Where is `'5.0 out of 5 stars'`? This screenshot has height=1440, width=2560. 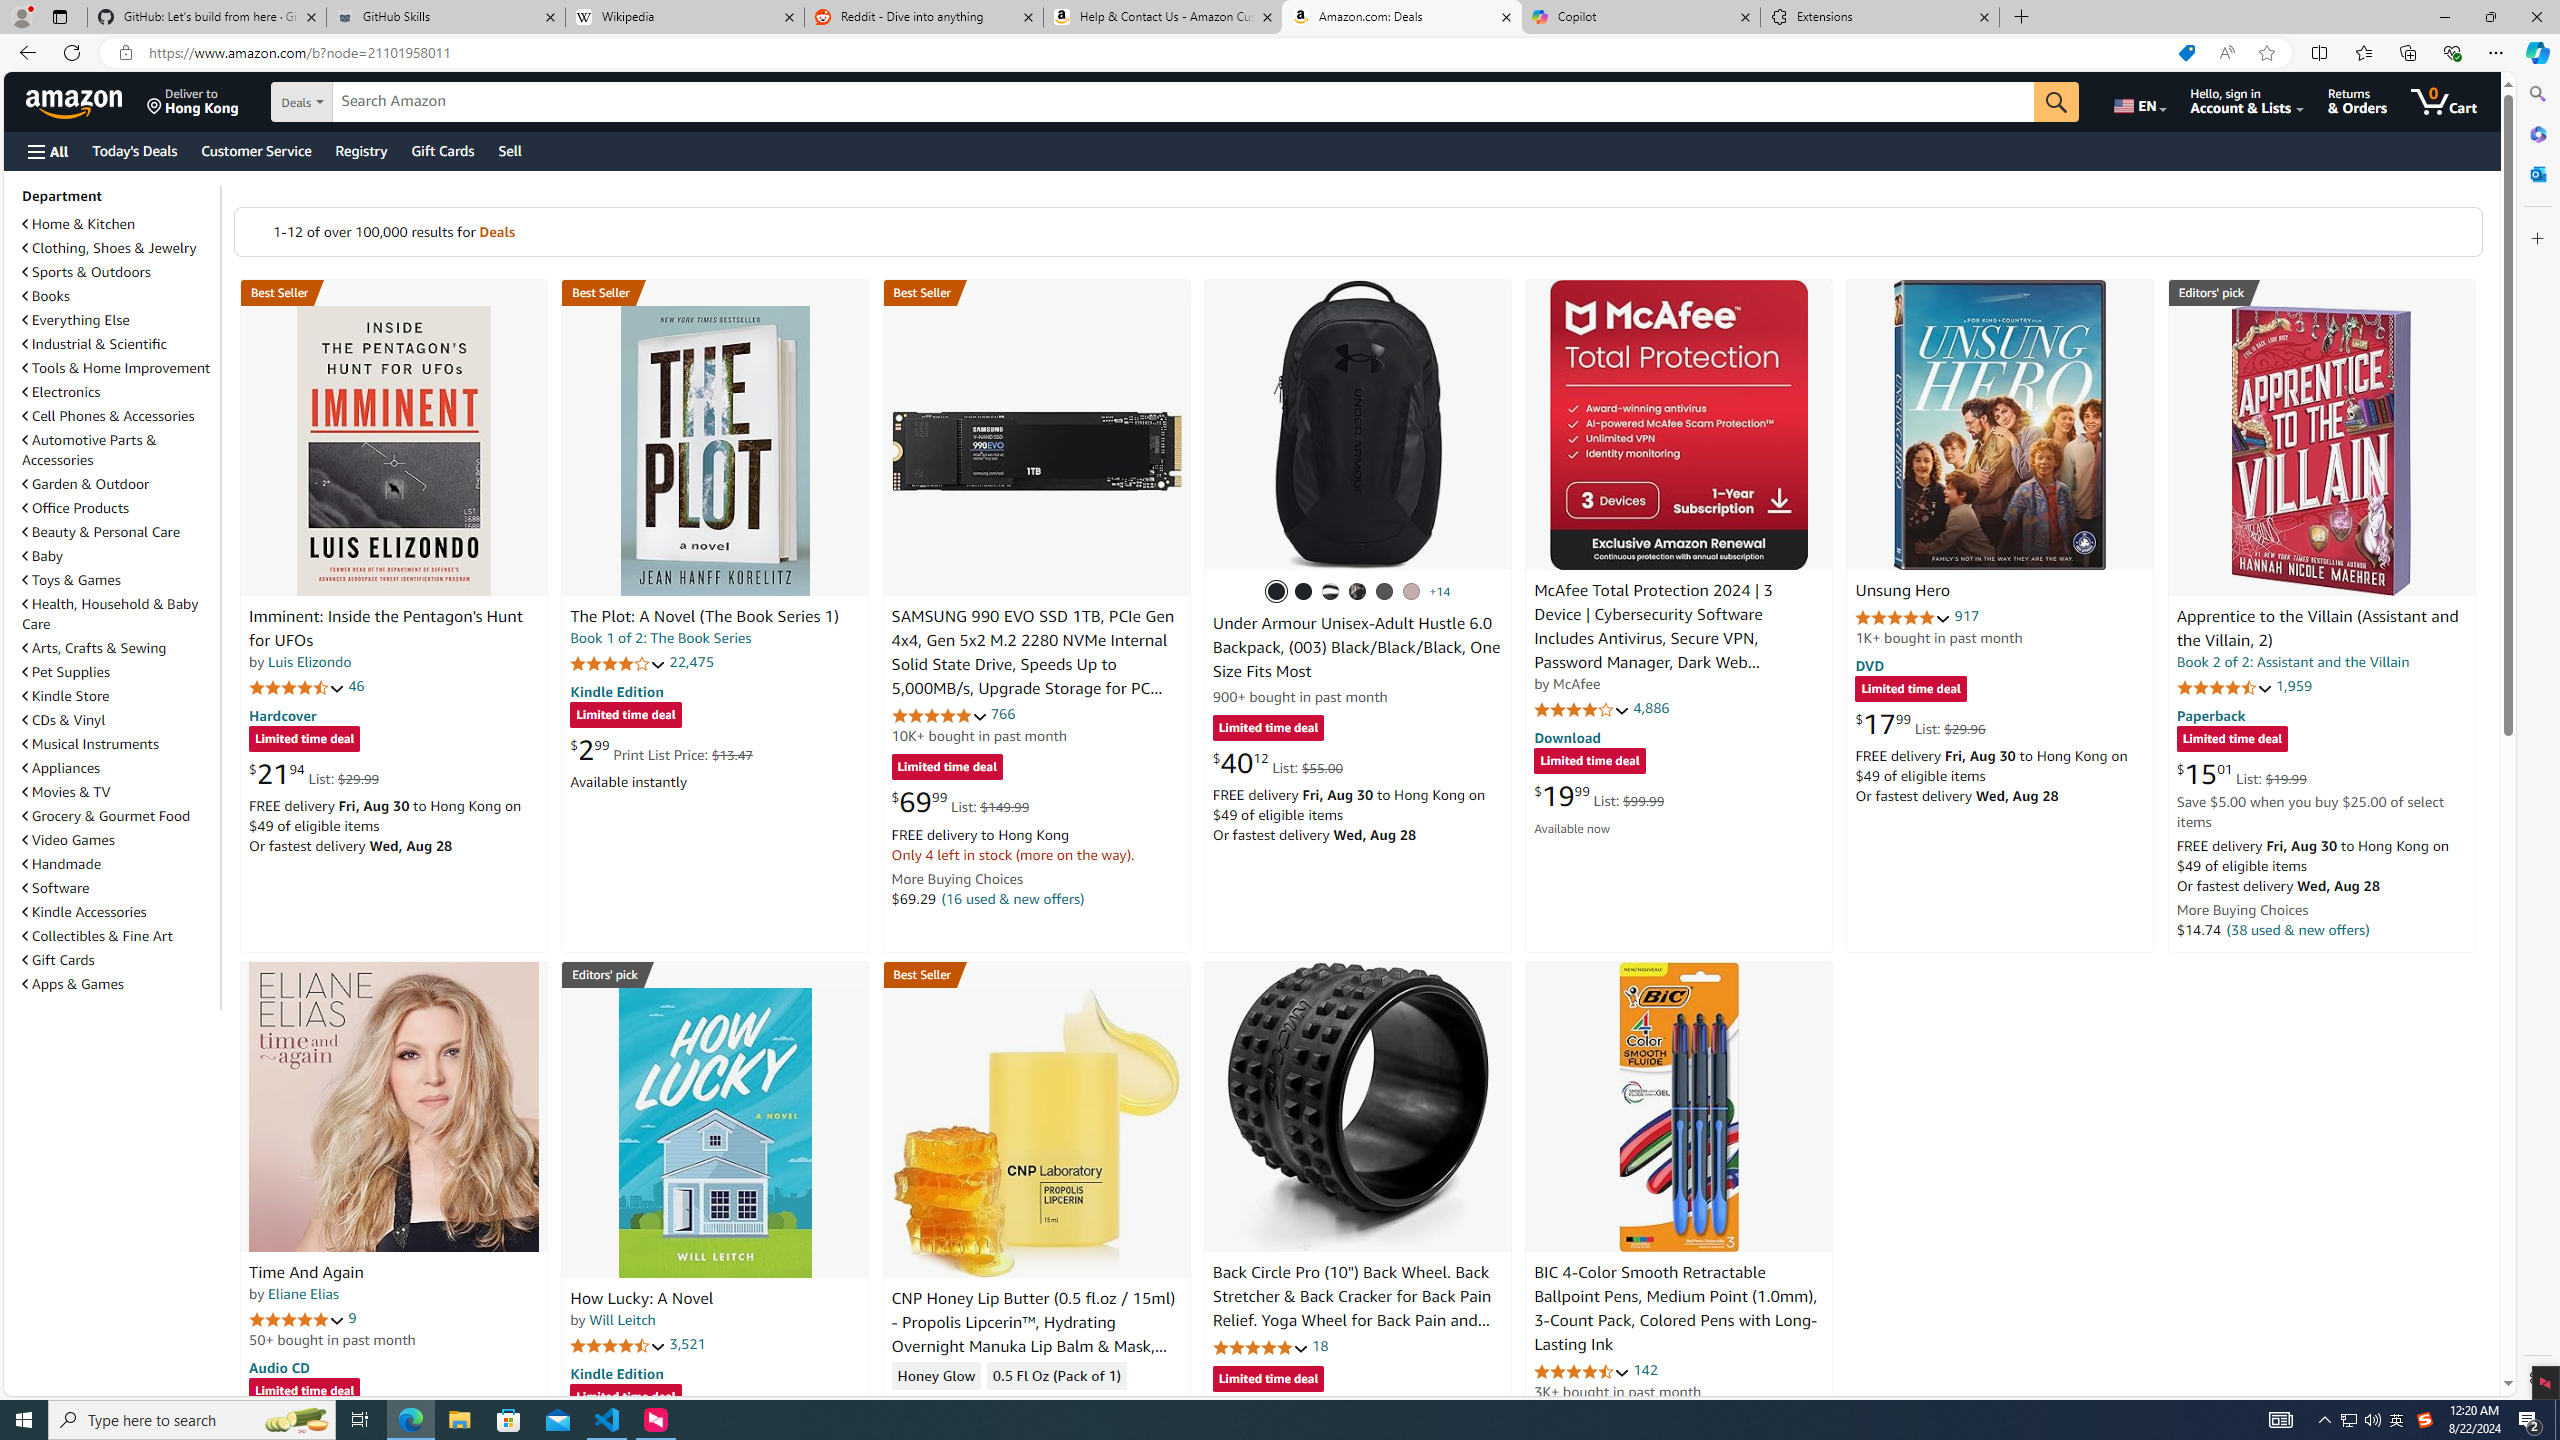 '5.0 out of 5 stars' is located at coordinates (295, 1318).